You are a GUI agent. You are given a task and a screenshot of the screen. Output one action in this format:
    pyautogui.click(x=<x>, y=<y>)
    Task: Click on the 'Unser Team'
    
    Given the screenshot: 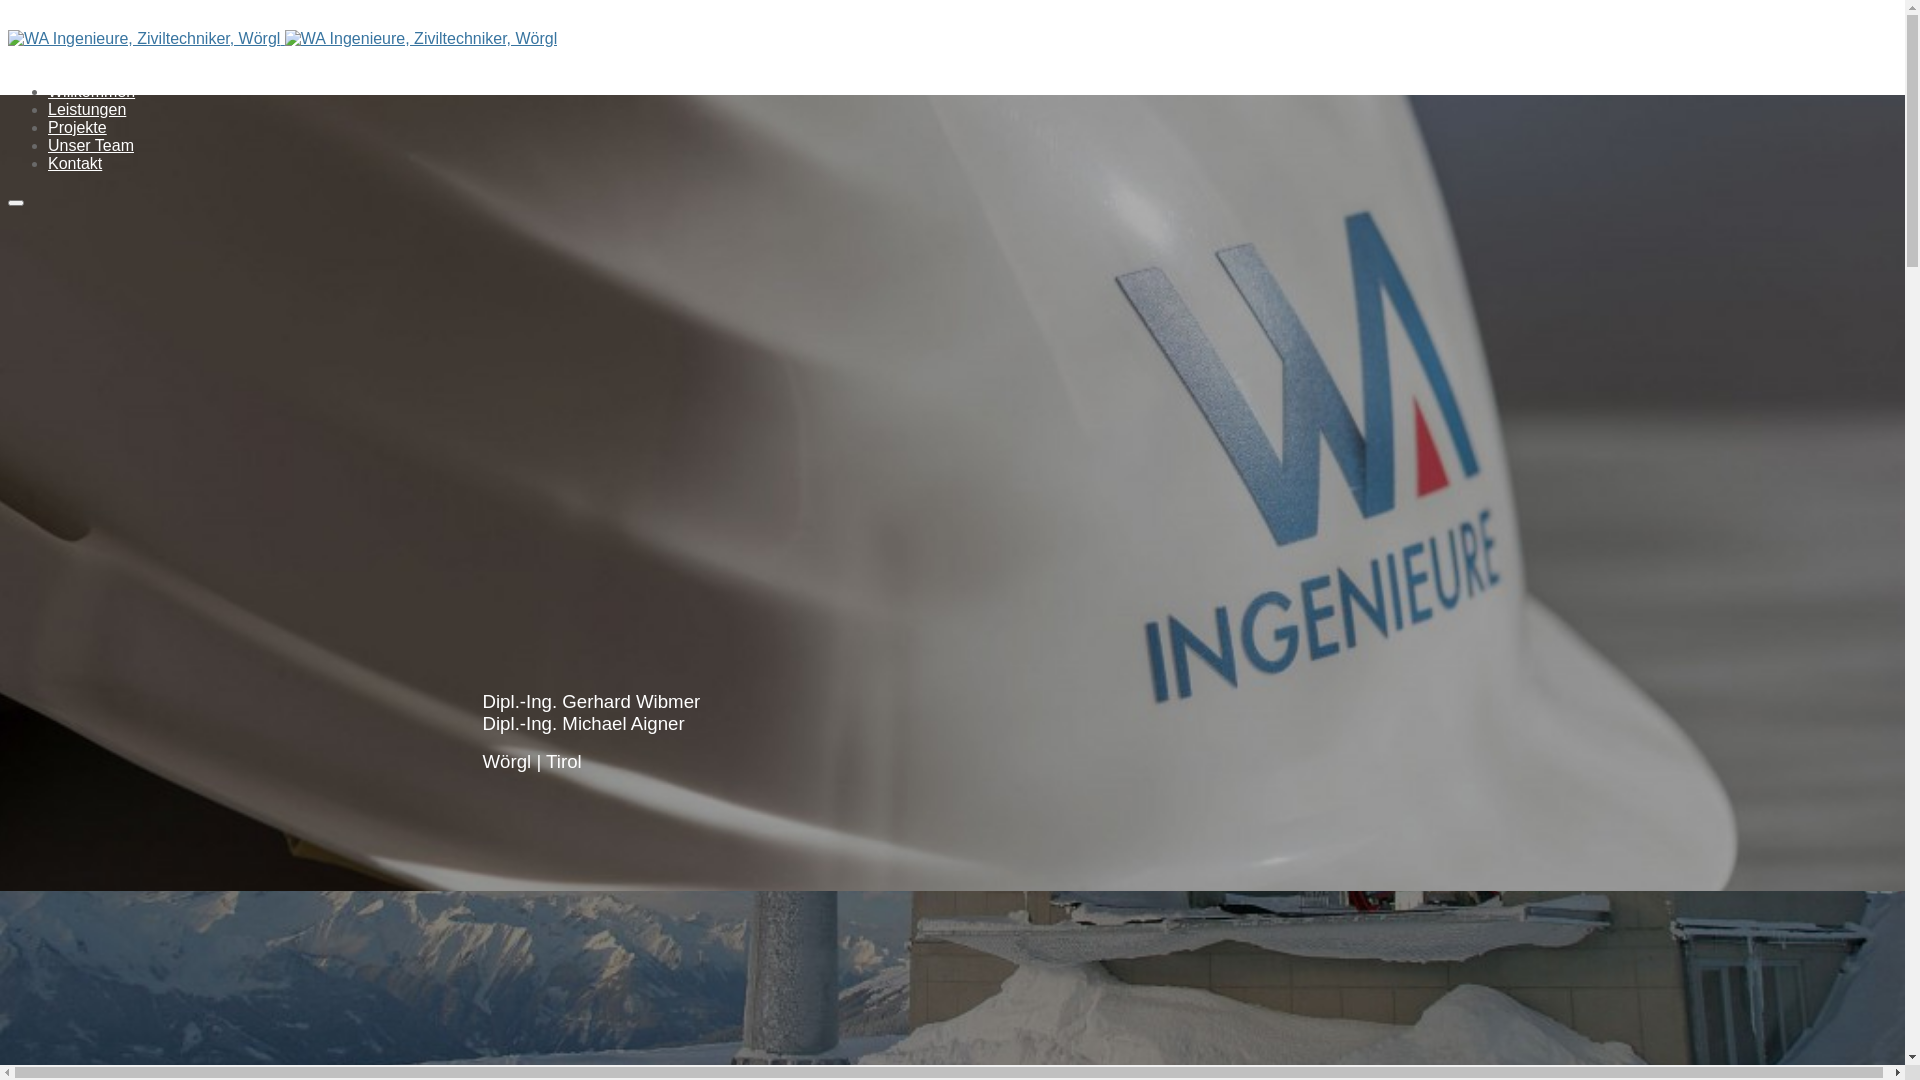 What is the action you would take?
    pyautogui.click(x=90, y=144)
    